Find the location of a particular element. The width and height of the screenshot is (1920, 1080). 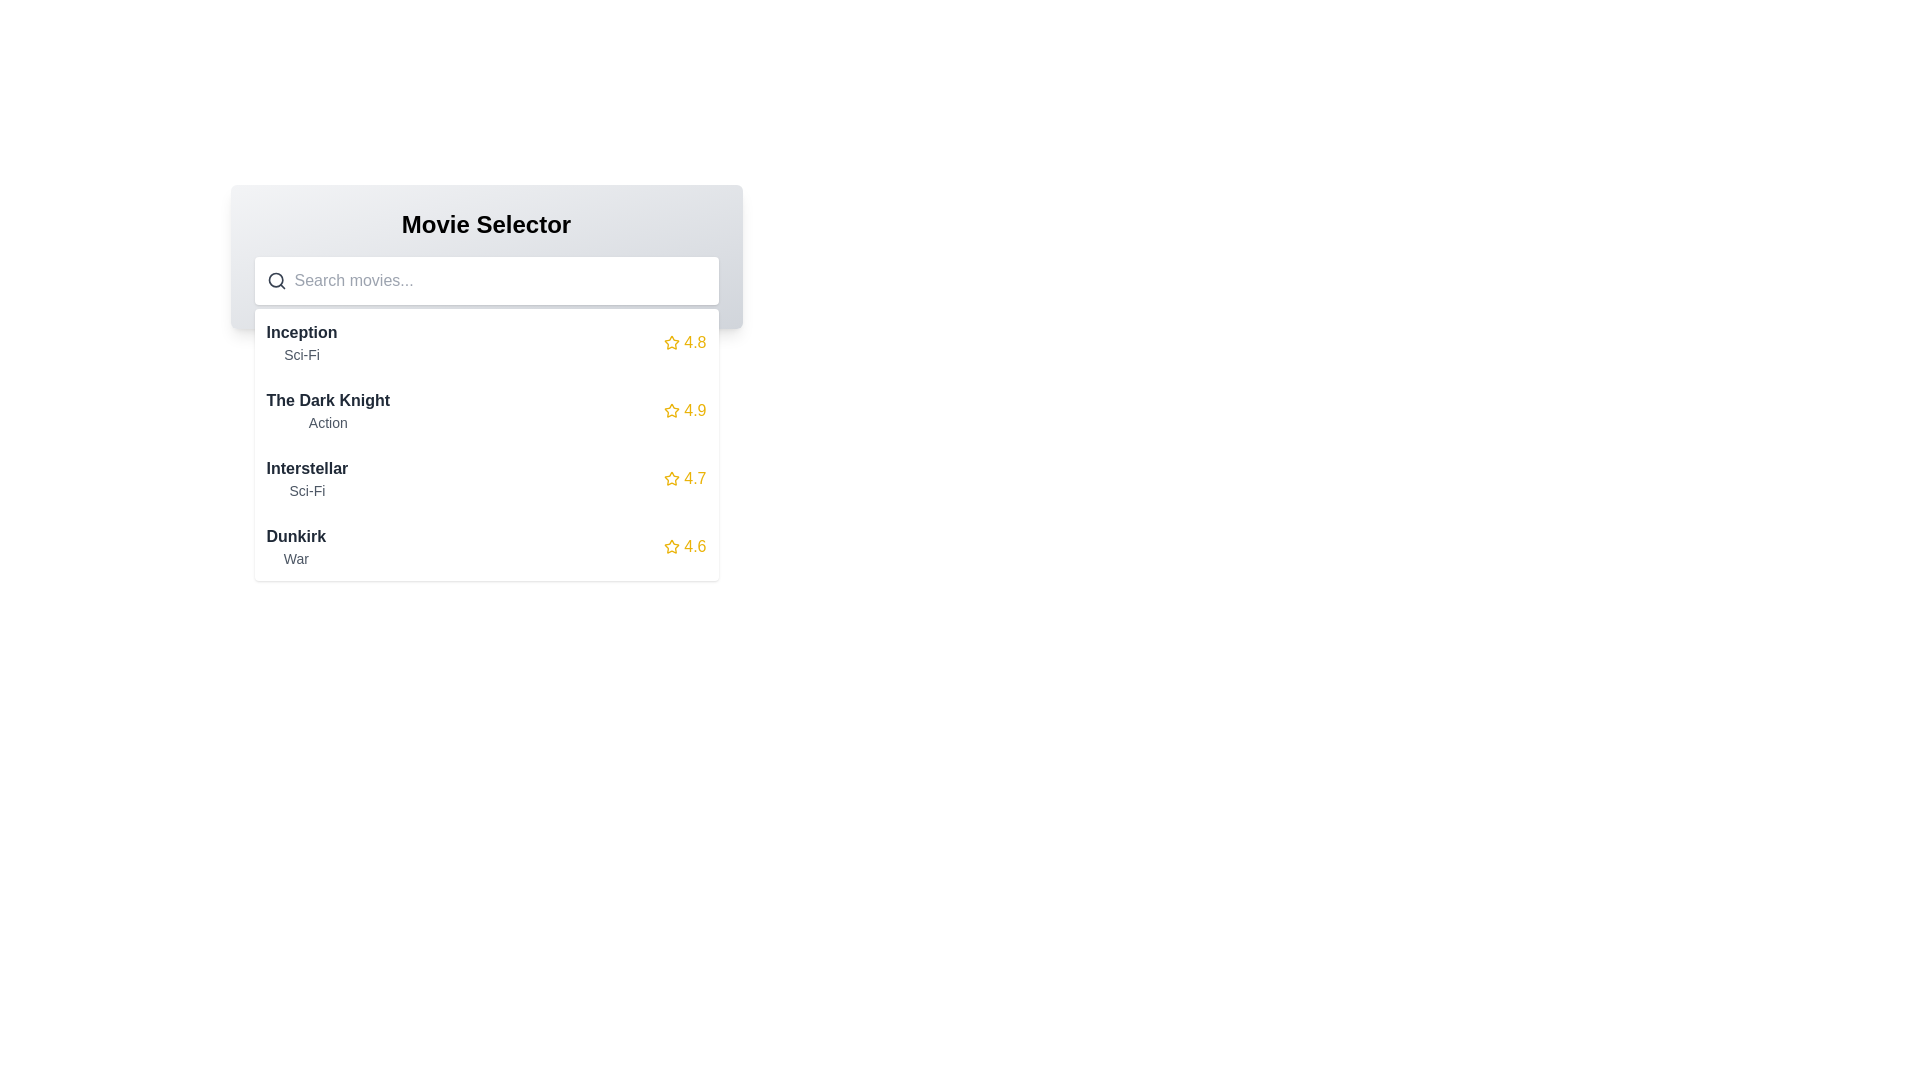

the gold-colored star icon with a hollow center that represents the rating for the movie 'Interstellar' is located at coordinates (672, 478).